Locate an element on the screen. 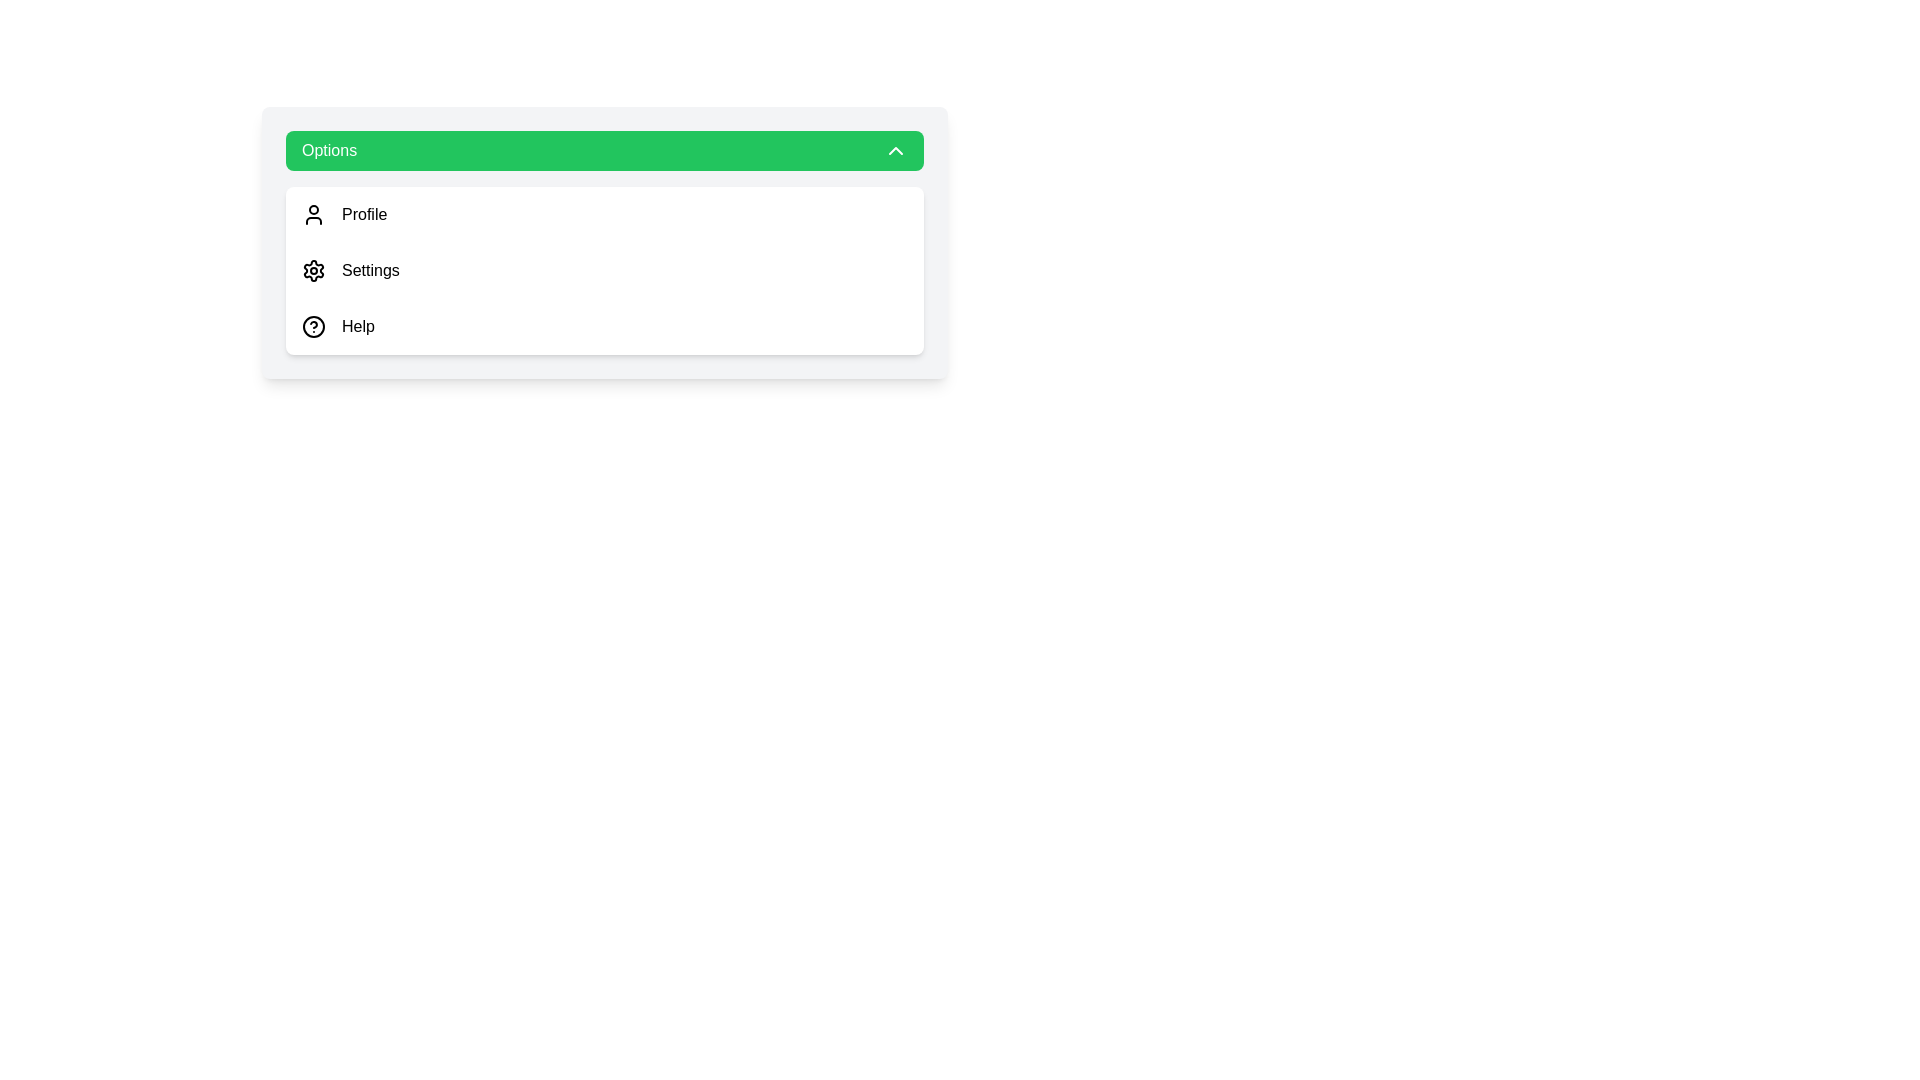 The height and width of the screenshot is (1080, 1920). the Text Label indicating the user profile section located in the dropdown menu, positioned to the right of the user icon and above the 'Settings' and 'Help' options is located at coordinates (364, 215).